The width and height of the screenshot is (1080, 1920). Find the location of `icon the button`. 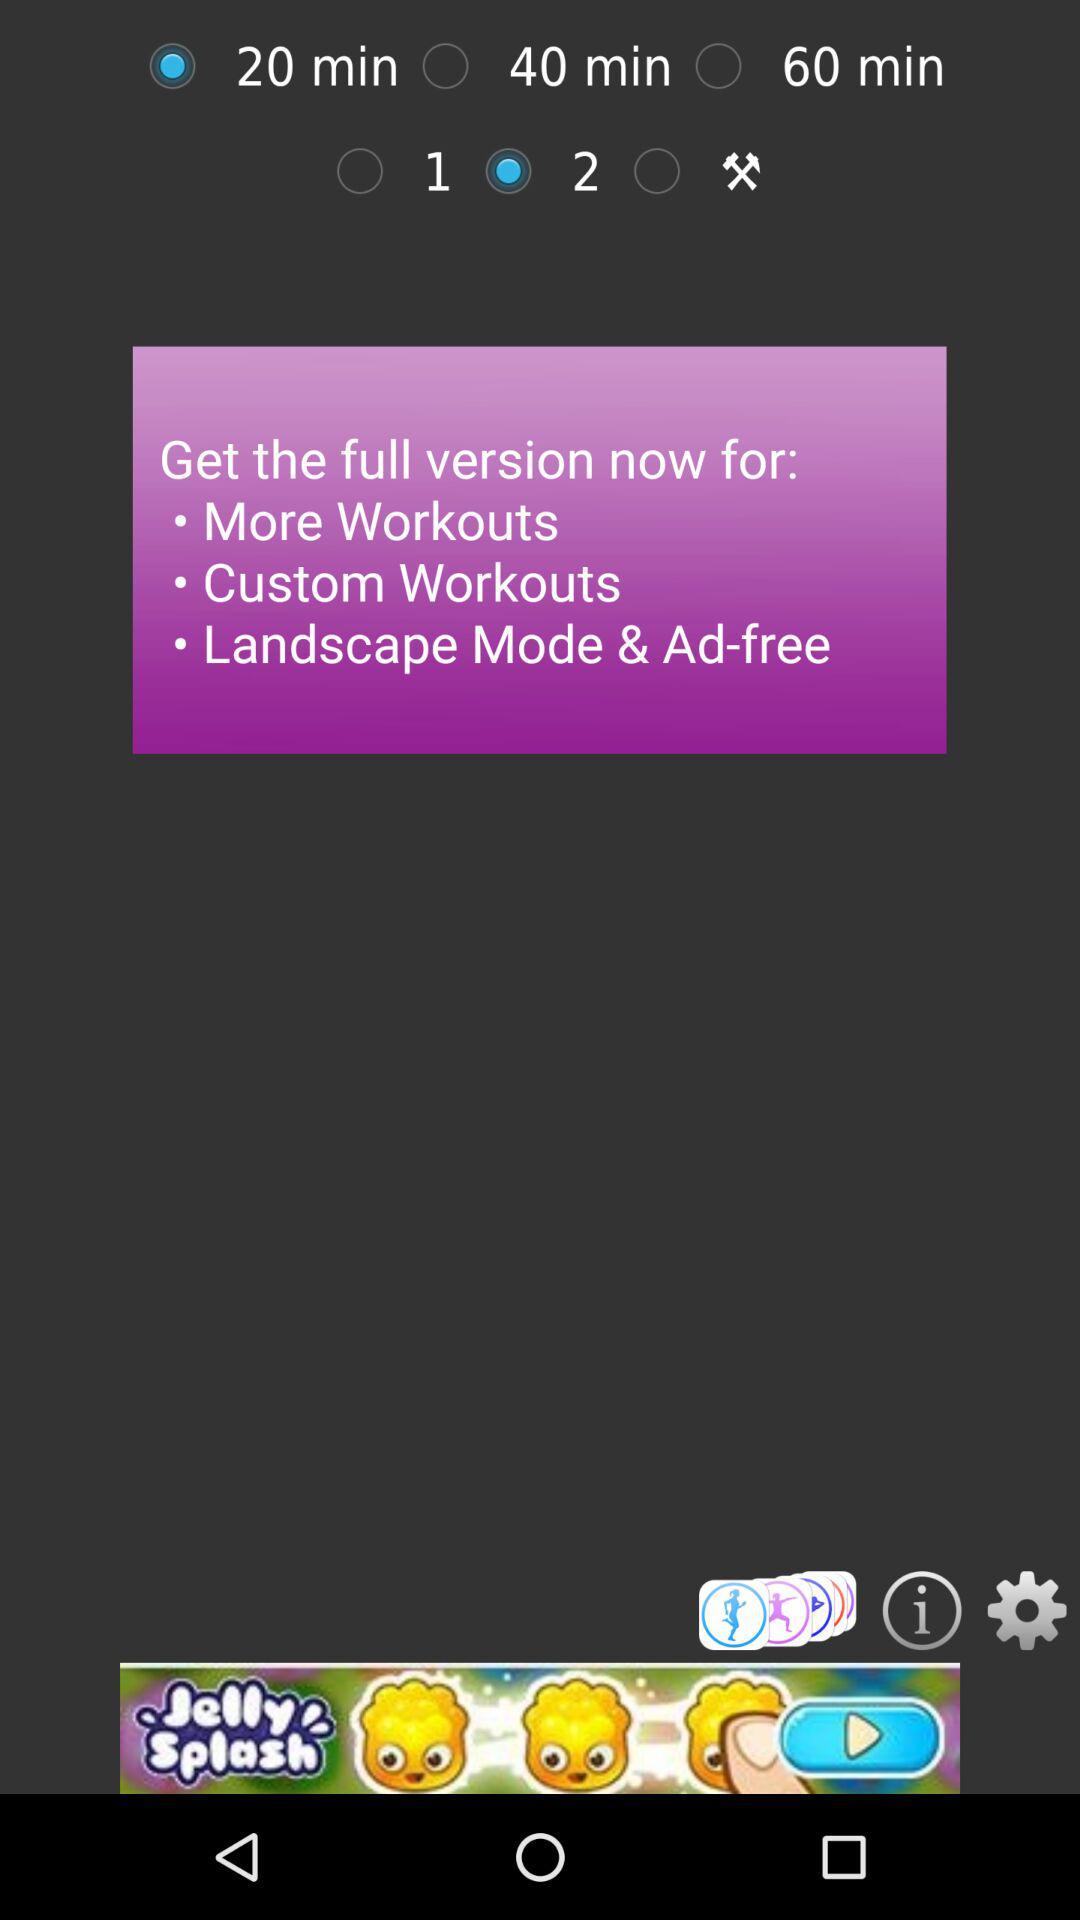

icon the button is located at coordinates (922, 1610).